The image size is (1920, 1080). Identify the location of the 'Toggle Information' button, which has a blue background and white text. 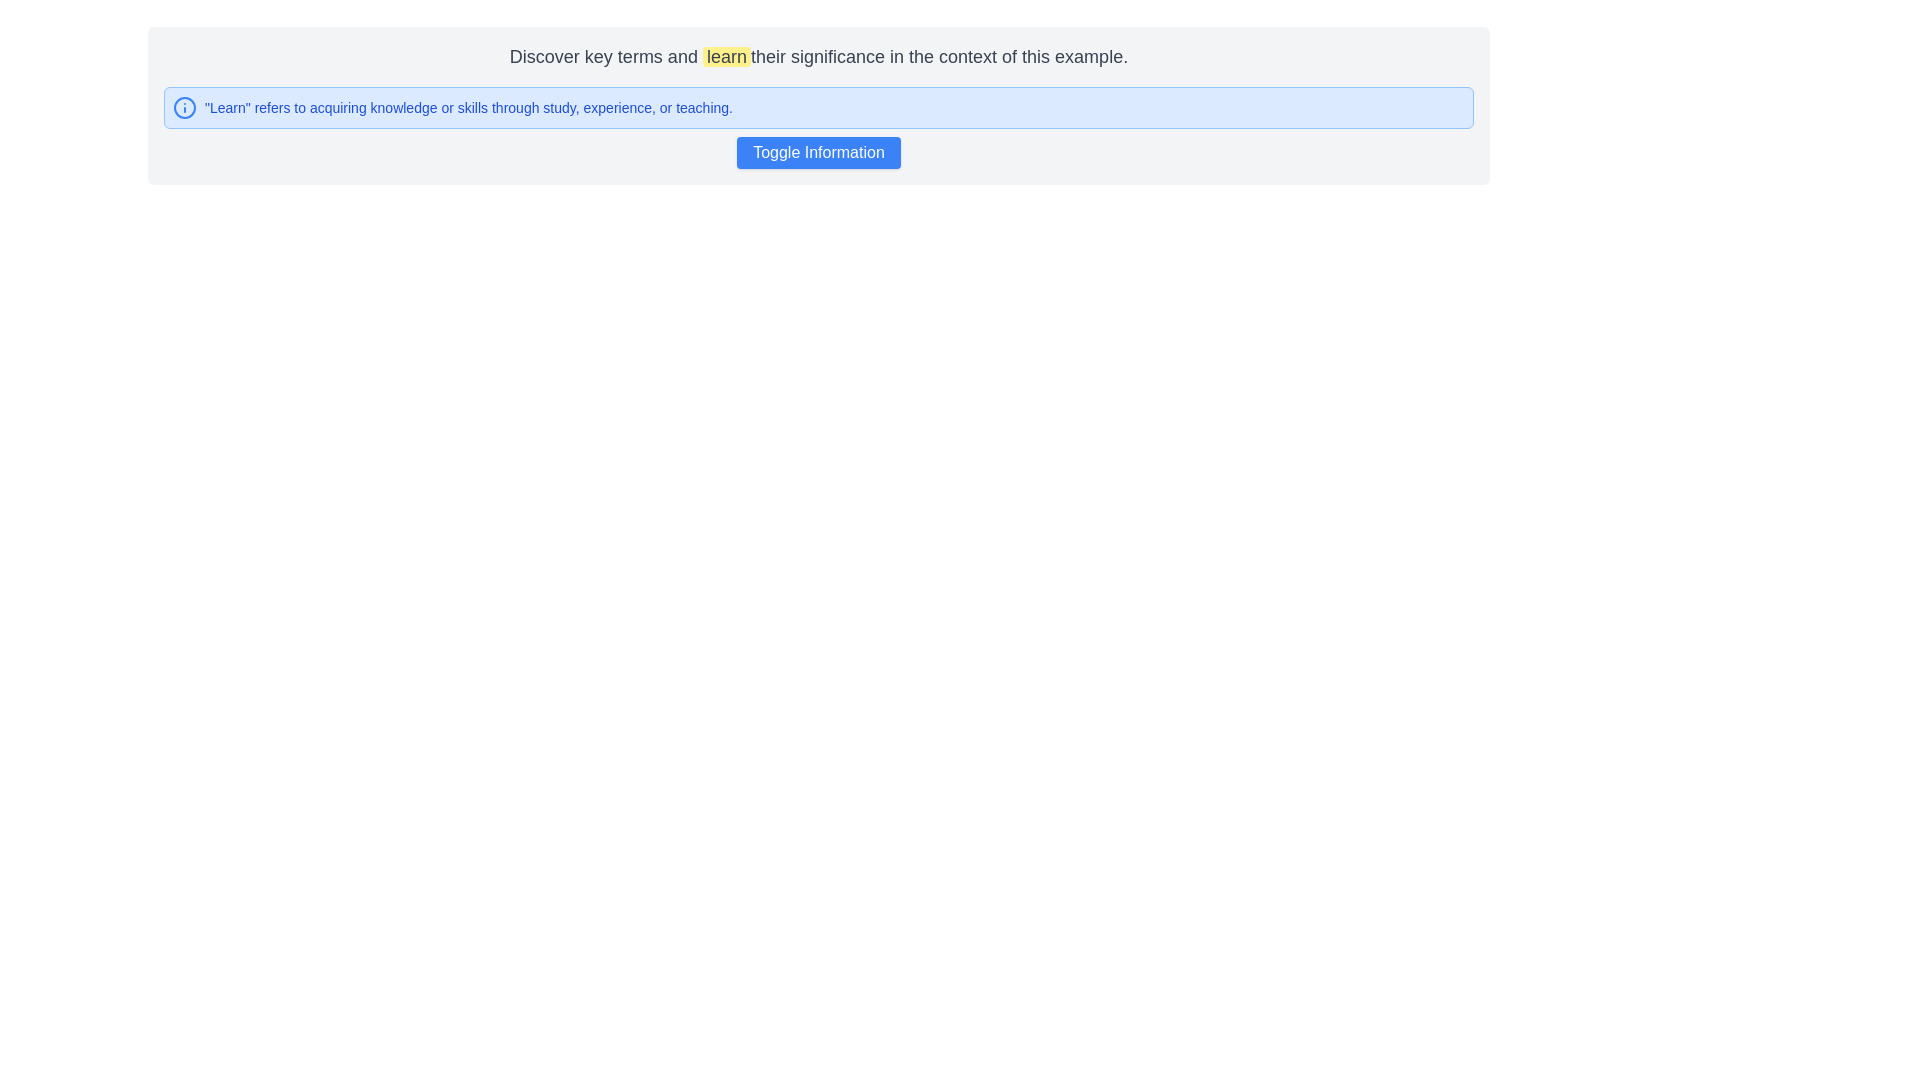
(819, 152).